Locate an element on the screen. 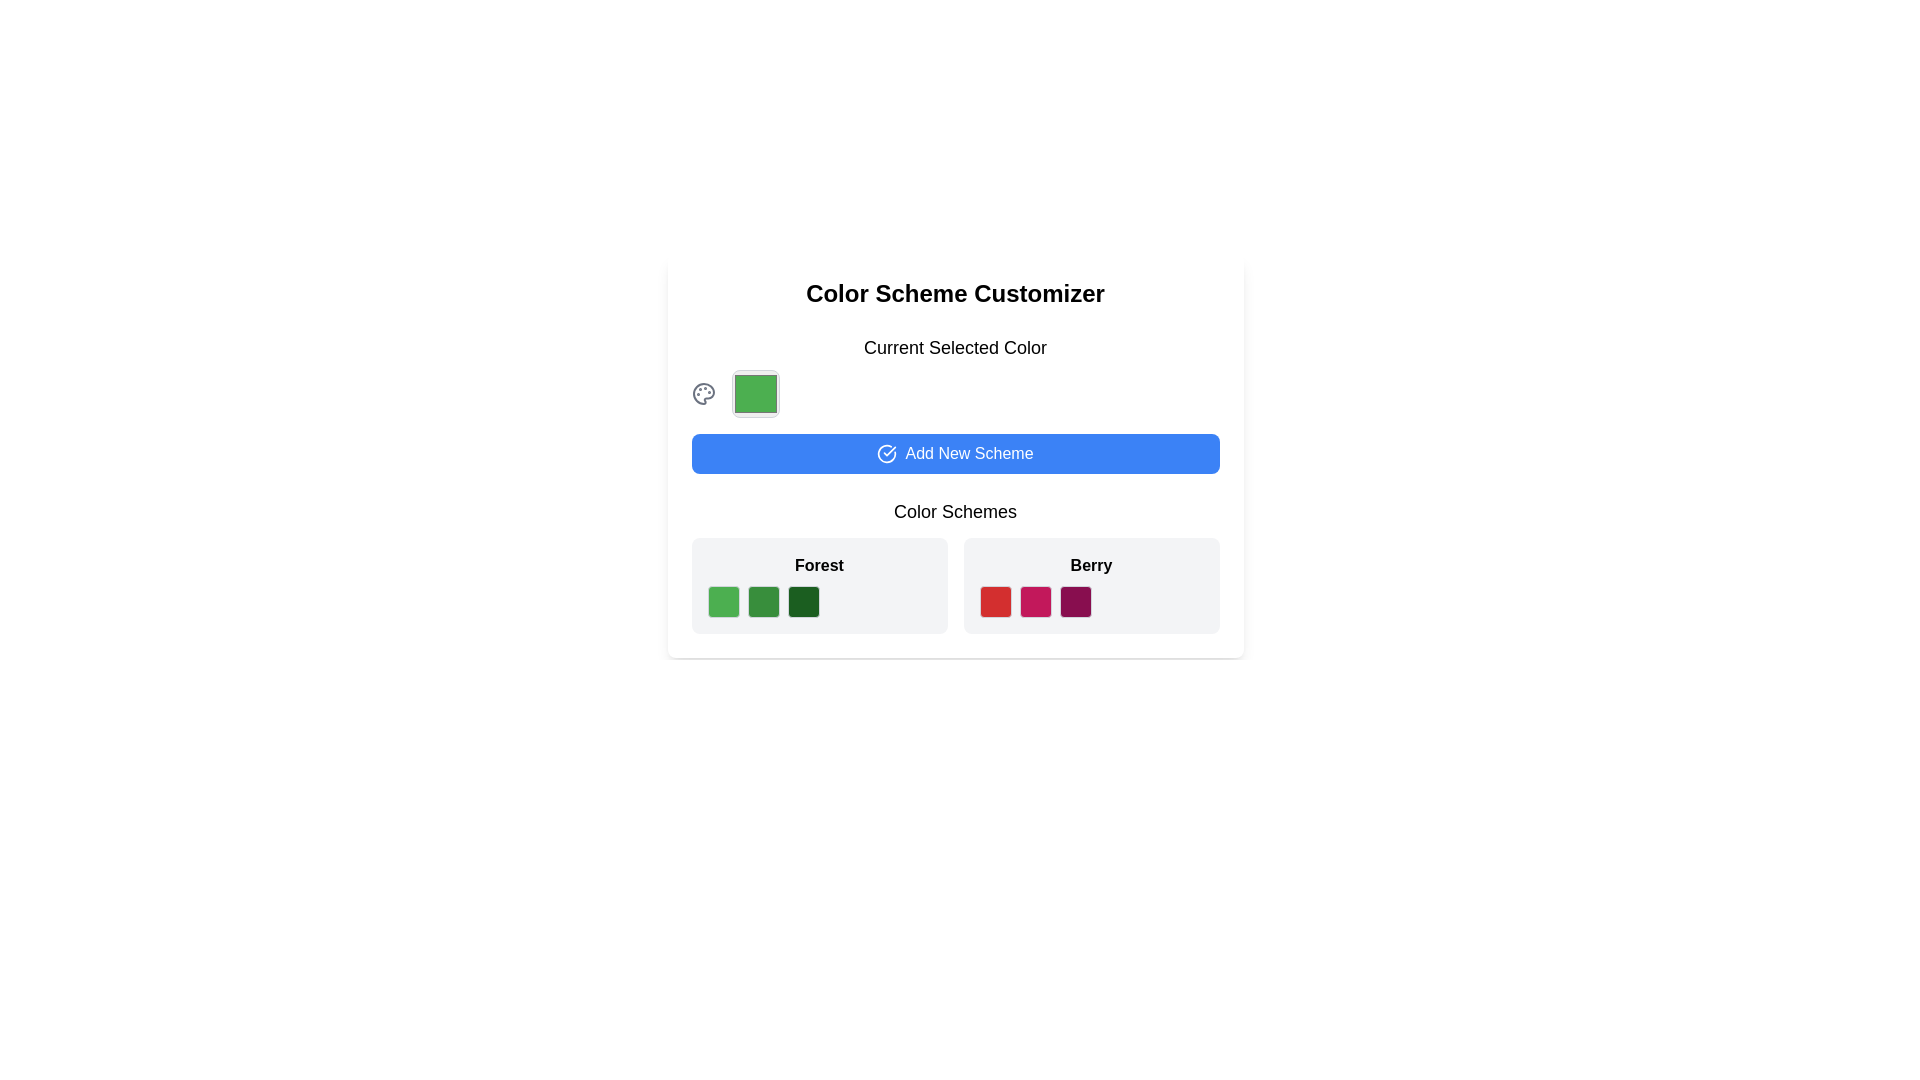  the text label displaying 'Forest' in bold, dark color, which is positioned above the green color swatches in the 'Color Schemes' section is located at coordinates (819, 566).